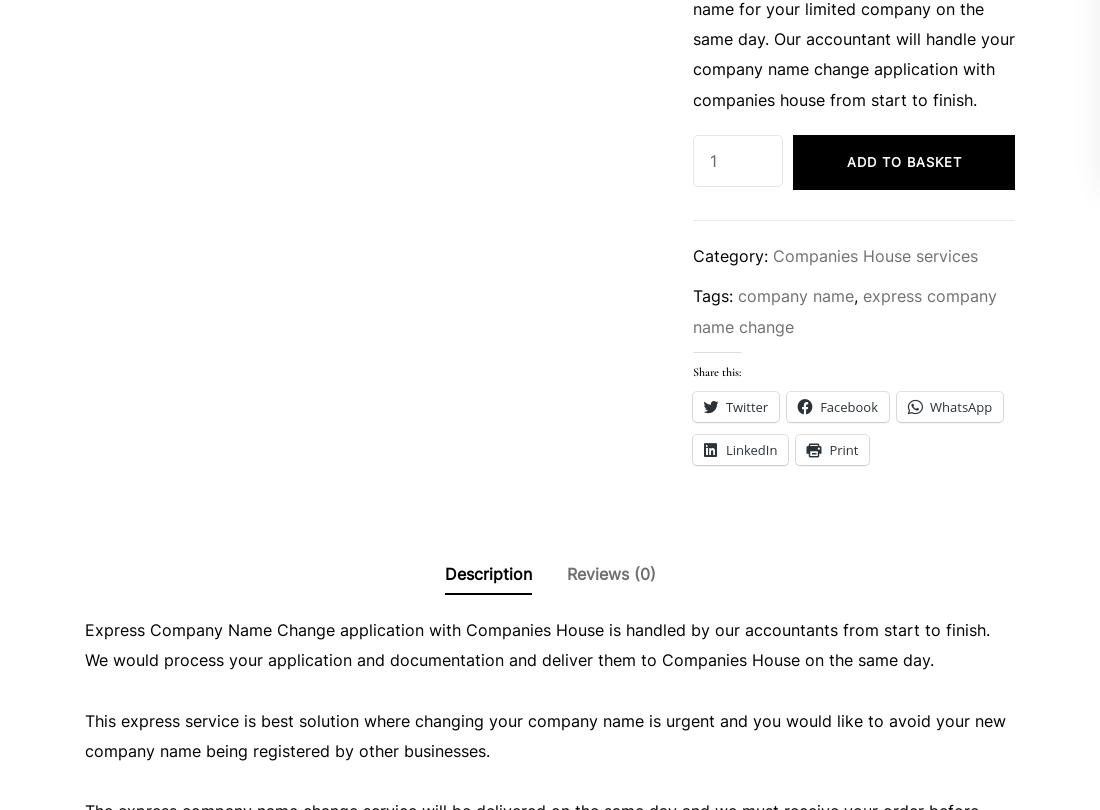 The height and width of the screenshot is (810, 1100). What do you see at coordinates (715, 369) in the screenshot?
I see `'Share this:'` at bounding box center [715, 369].